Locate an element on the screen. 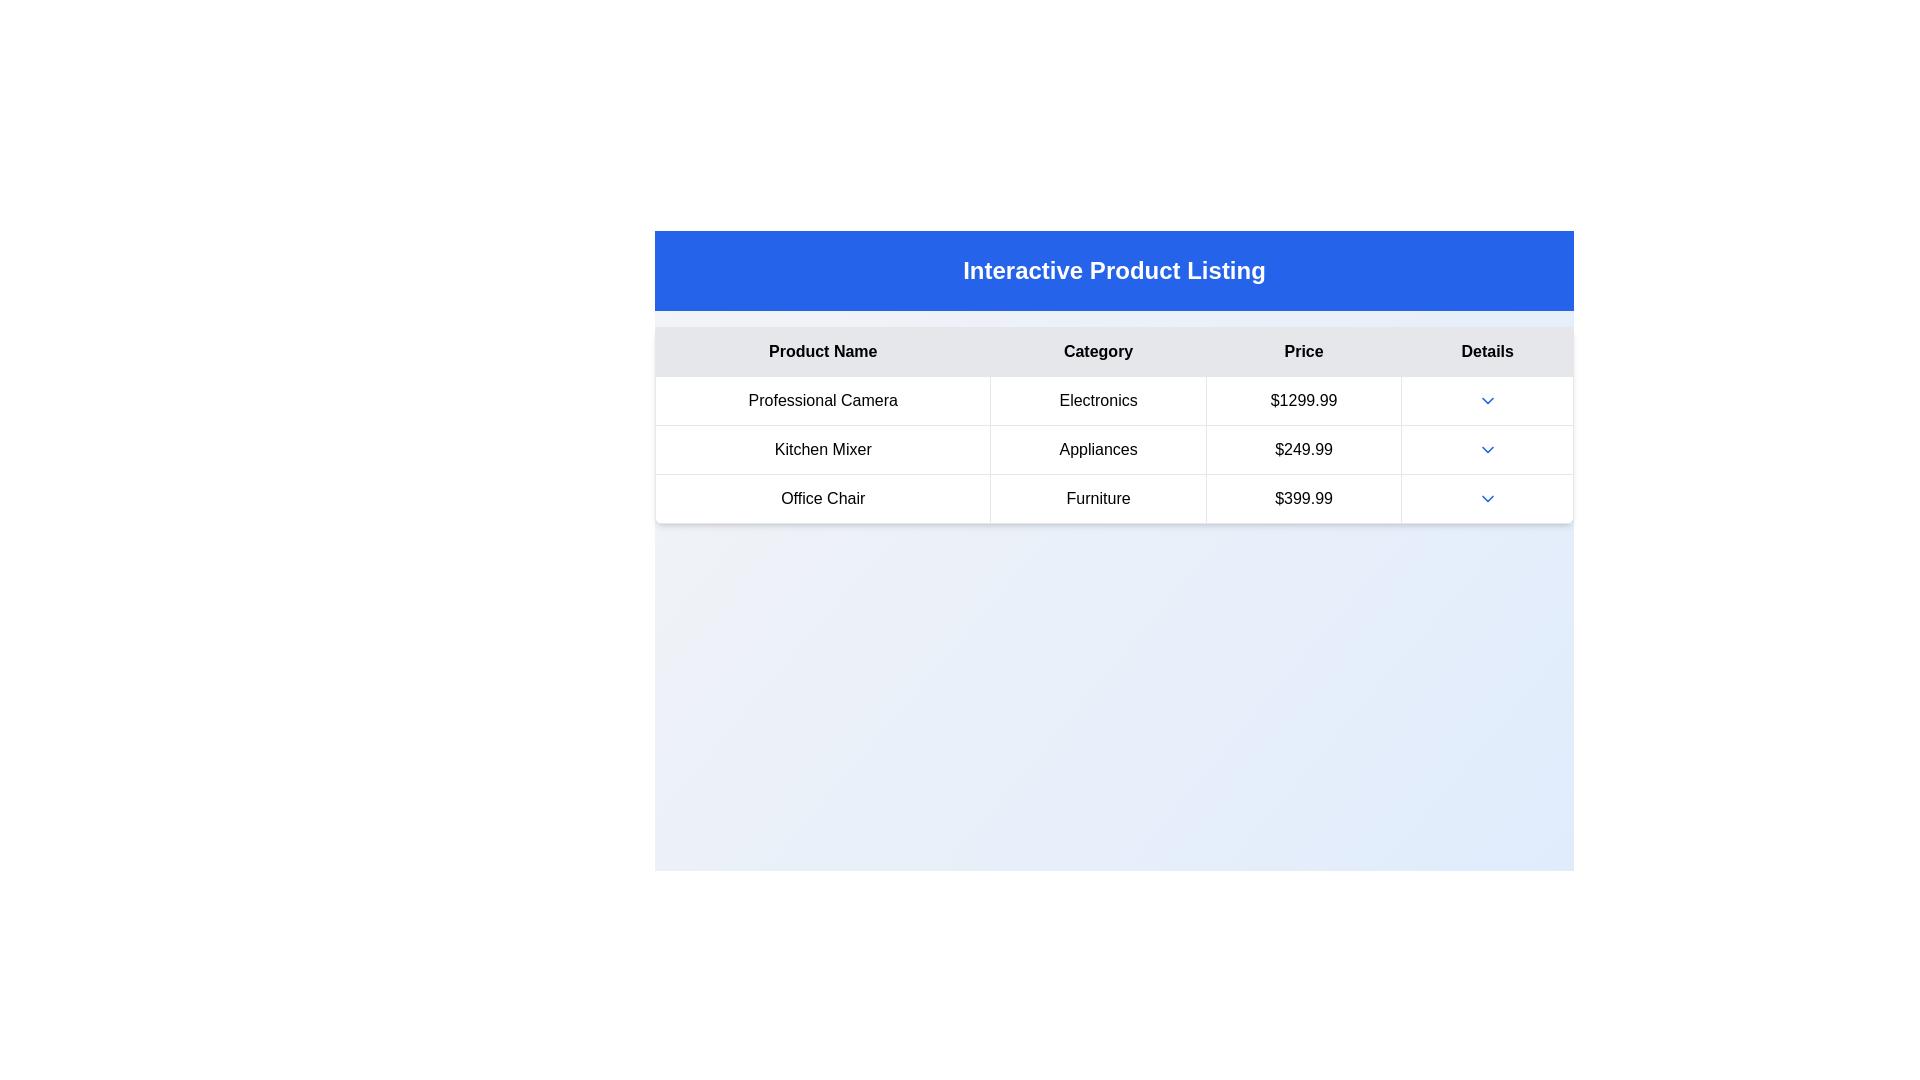 The height and width of the screenshot is (1080, 1920). the static label component in the second row and second column of the table, which displays the category of the product, such as 'Appliances' is located at coordinates (1113, 450).